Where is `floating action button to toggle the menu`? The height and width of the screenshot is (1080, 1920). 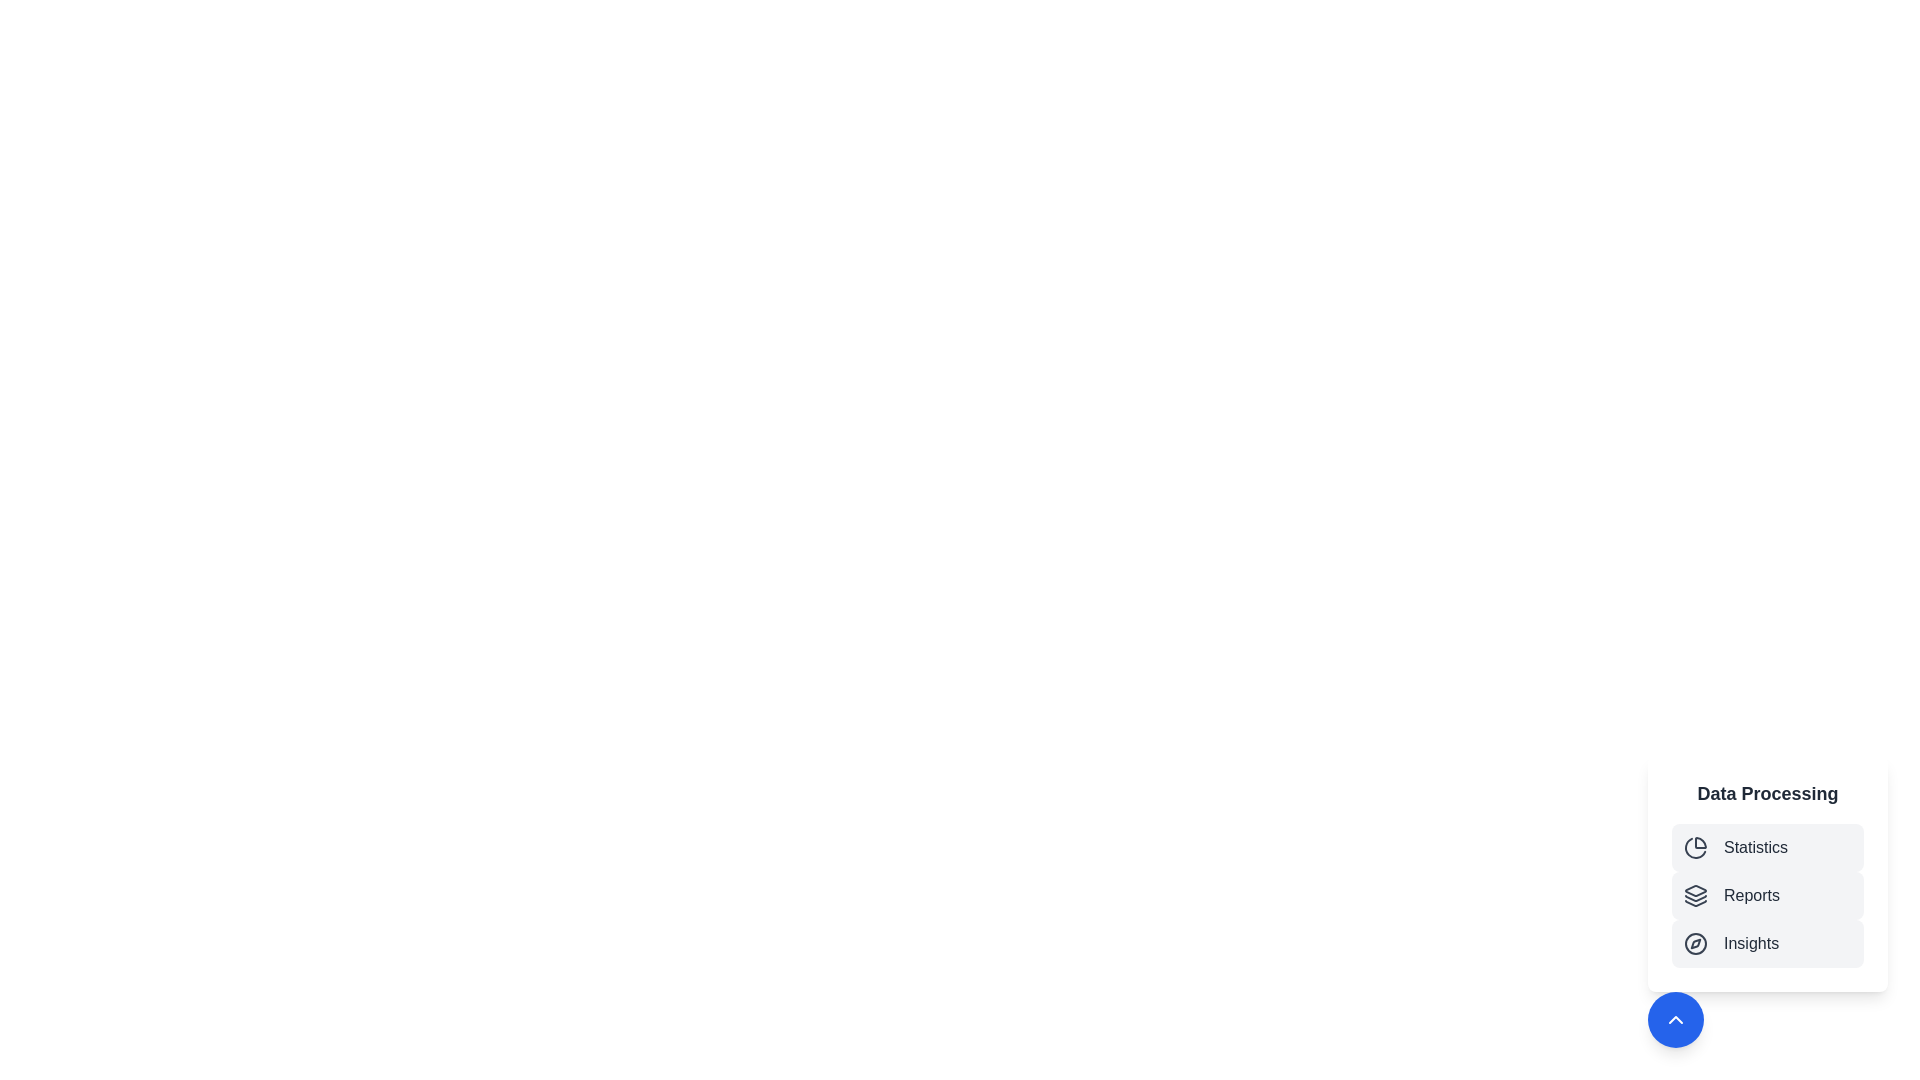
floating action button to toggle the menu is located at coordinates (1675, 1019).